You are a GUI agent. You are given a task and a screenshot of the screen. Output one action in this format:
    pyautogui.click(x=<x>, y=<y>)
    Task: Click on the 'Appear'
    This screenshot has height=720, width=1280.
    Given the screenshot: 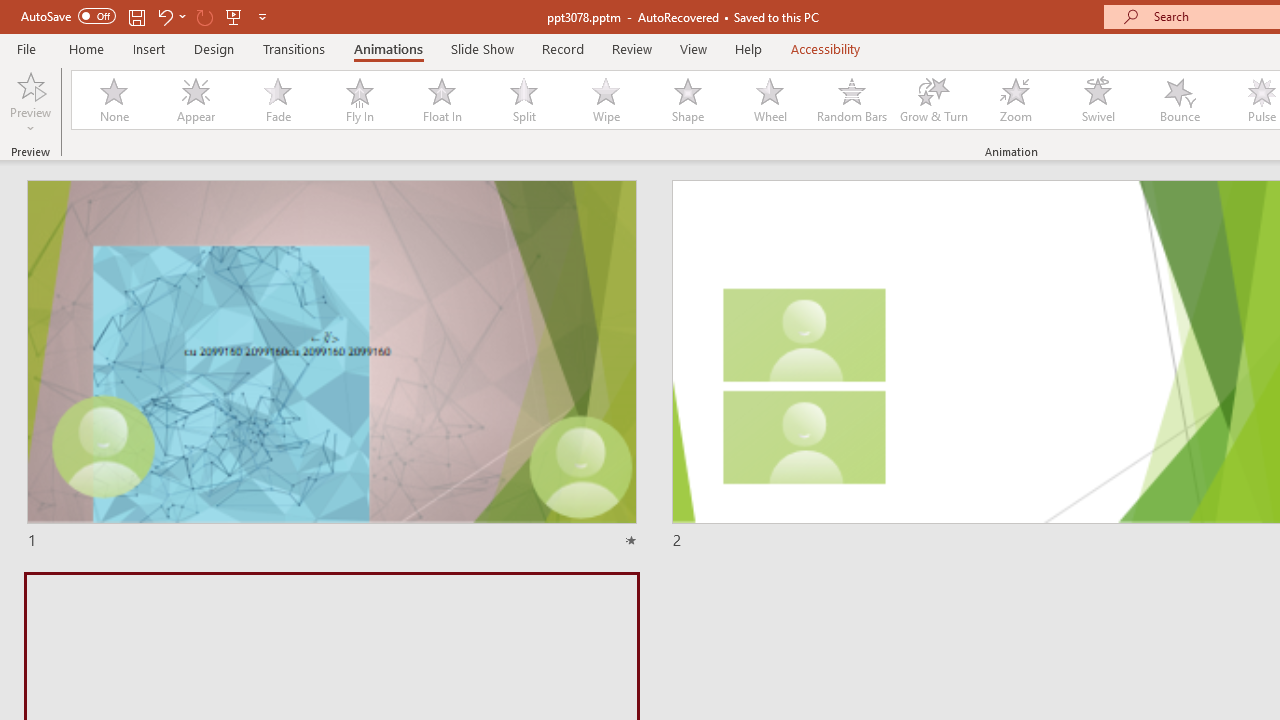 What is the action you would take?
    pyautogui.click(x=195, y=100)
    